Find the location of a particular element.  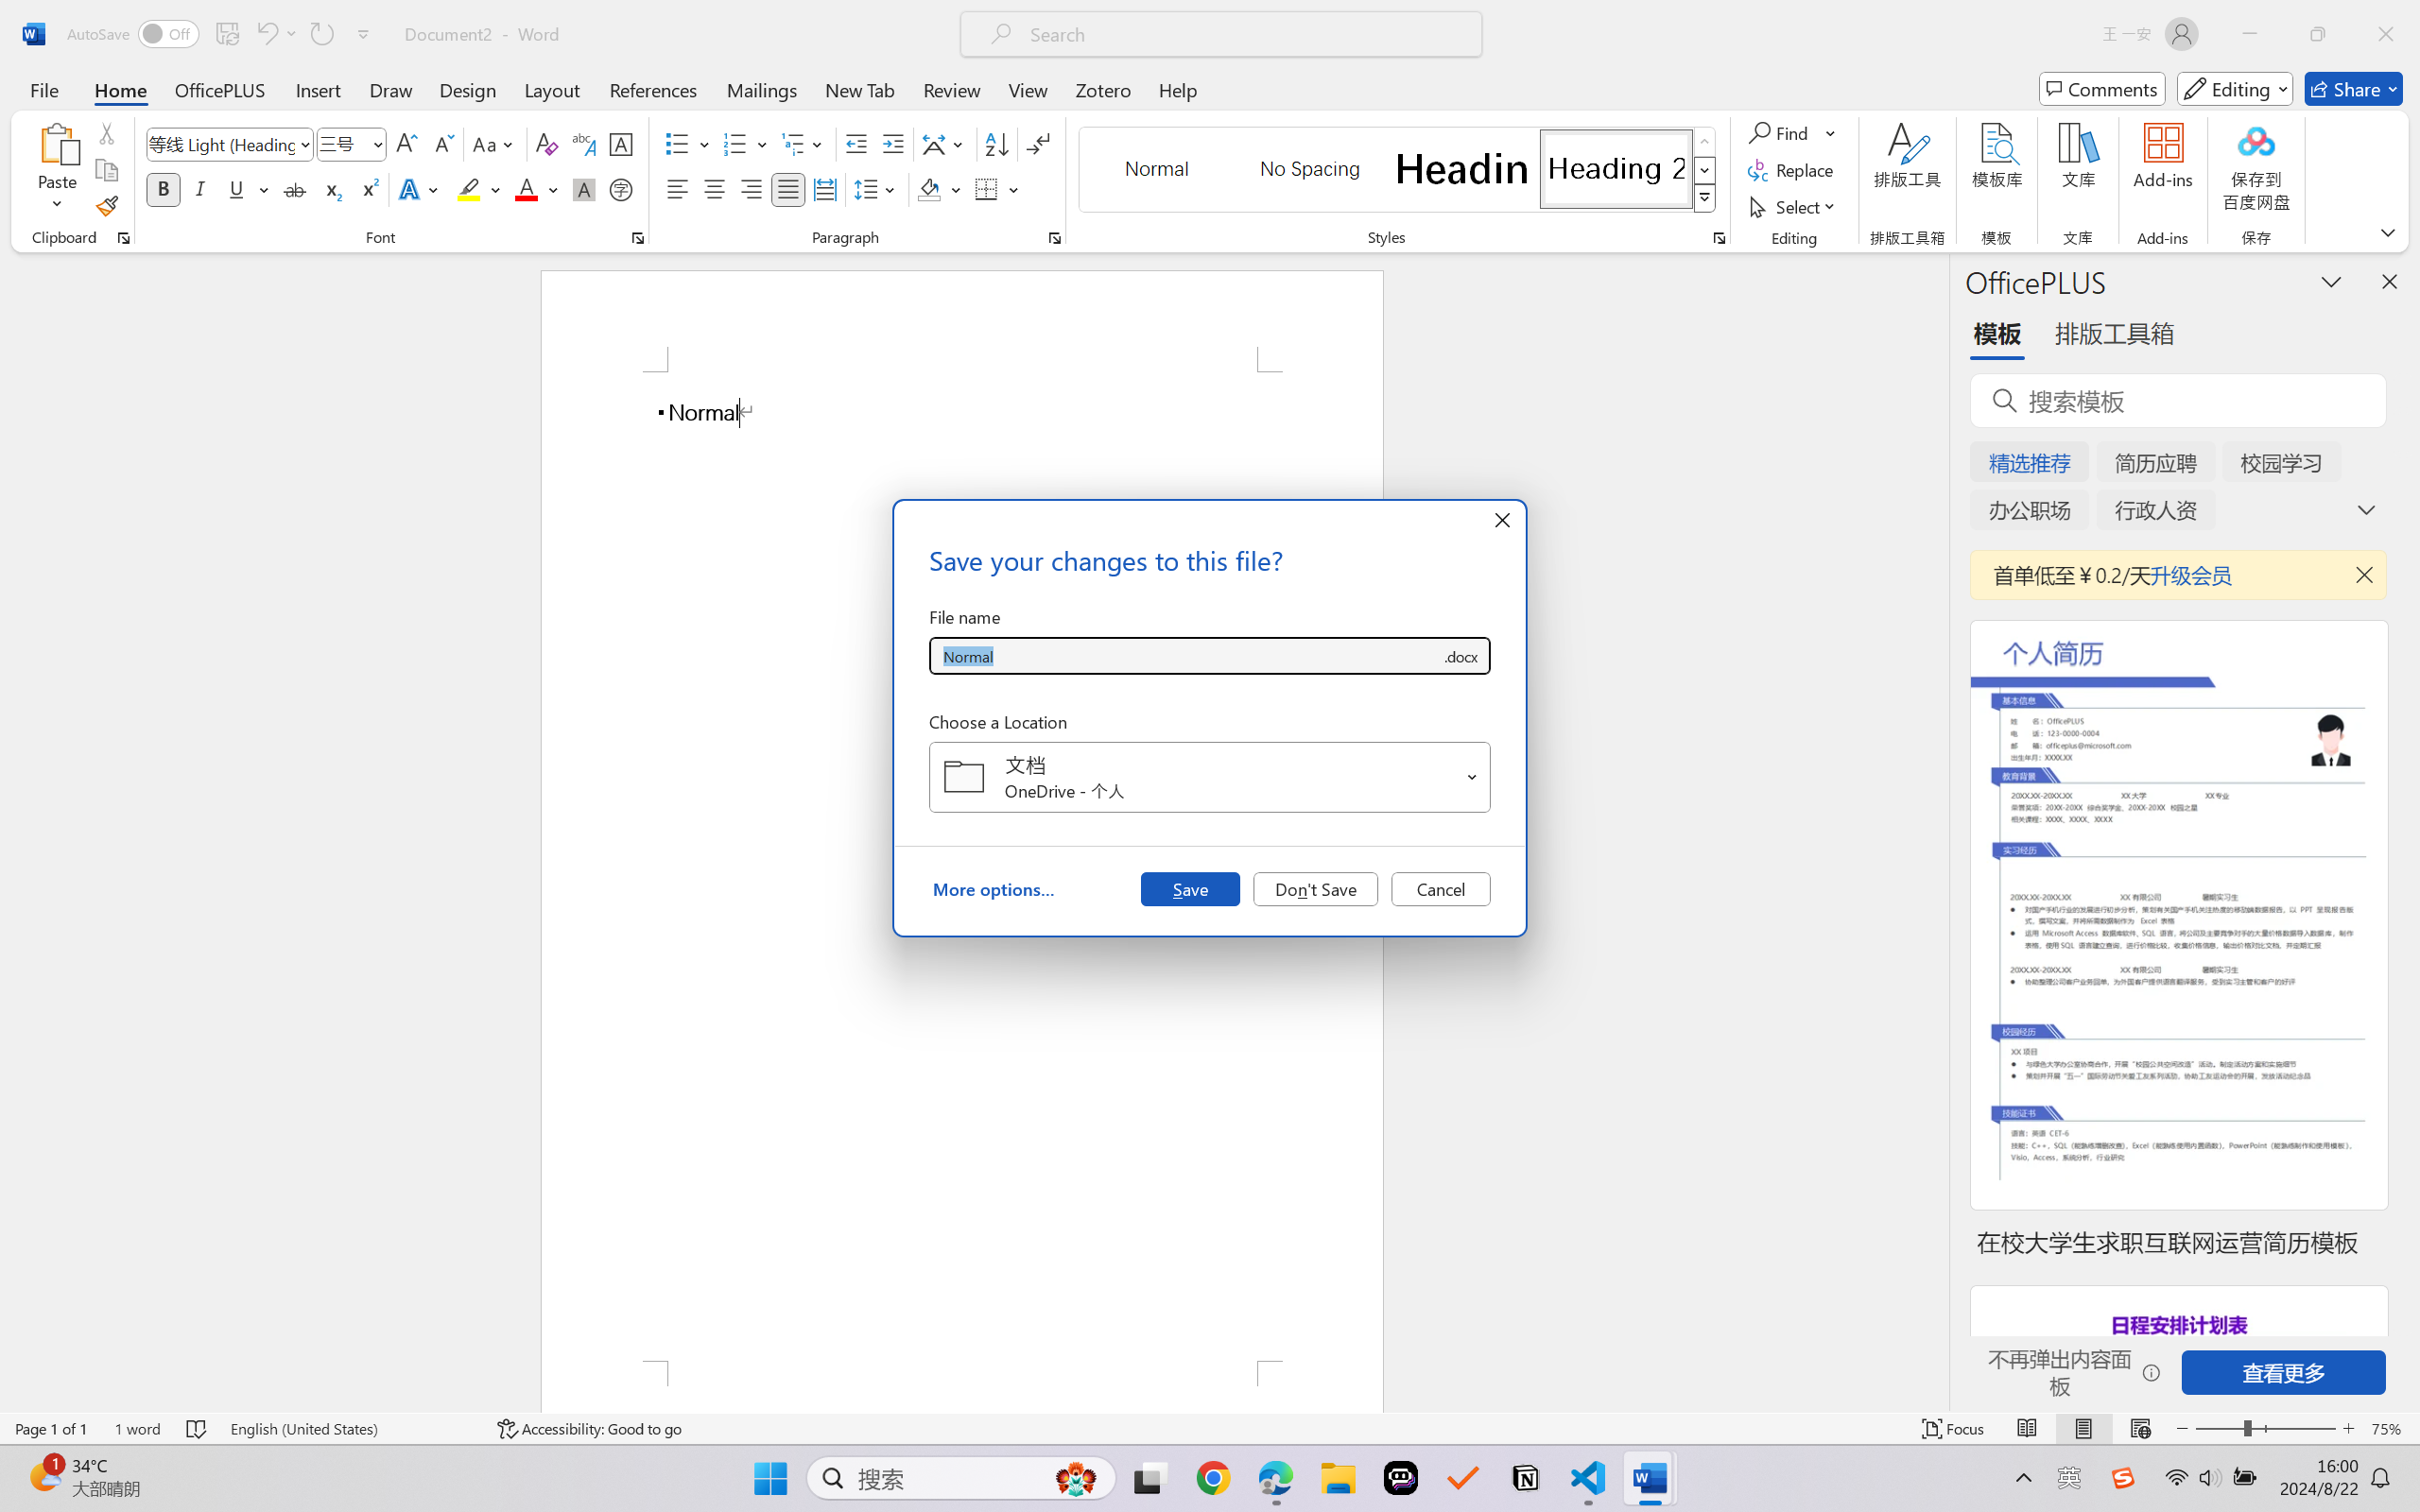

'Help' is located at coordinates (1177, 88).